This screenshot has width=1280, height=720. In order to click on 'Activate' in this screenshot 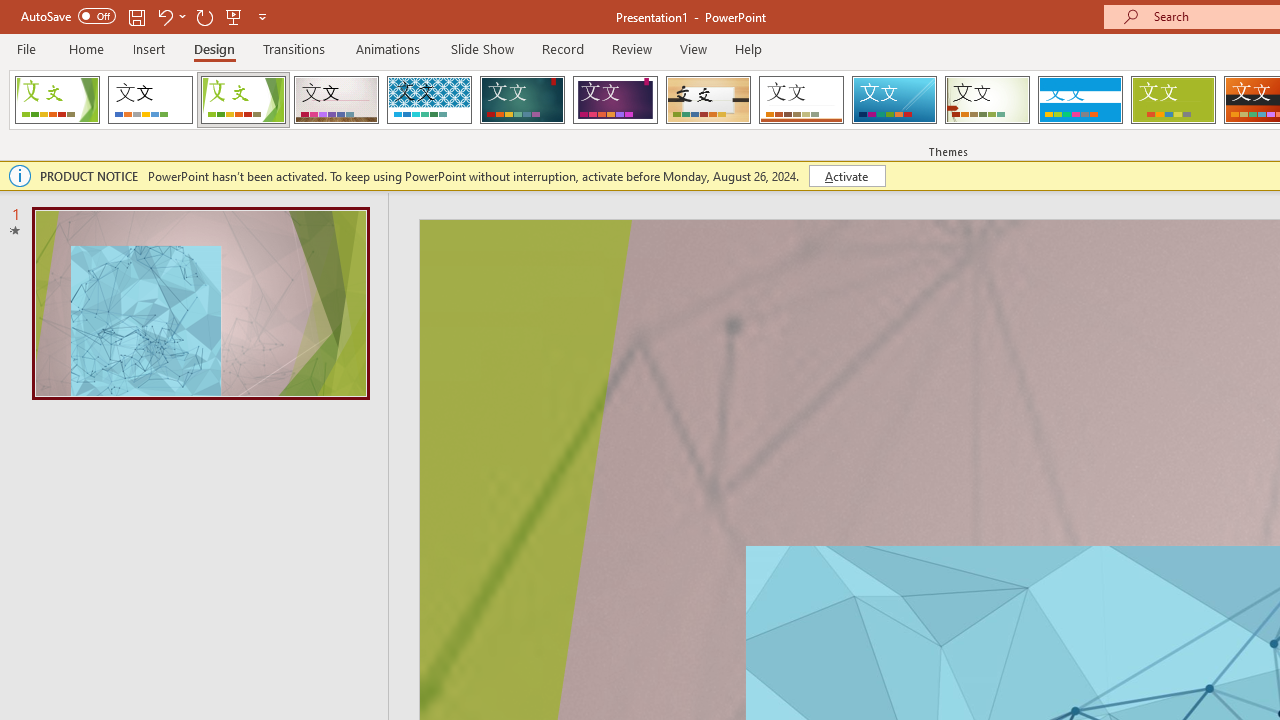, I will do `click(847, 175)`.